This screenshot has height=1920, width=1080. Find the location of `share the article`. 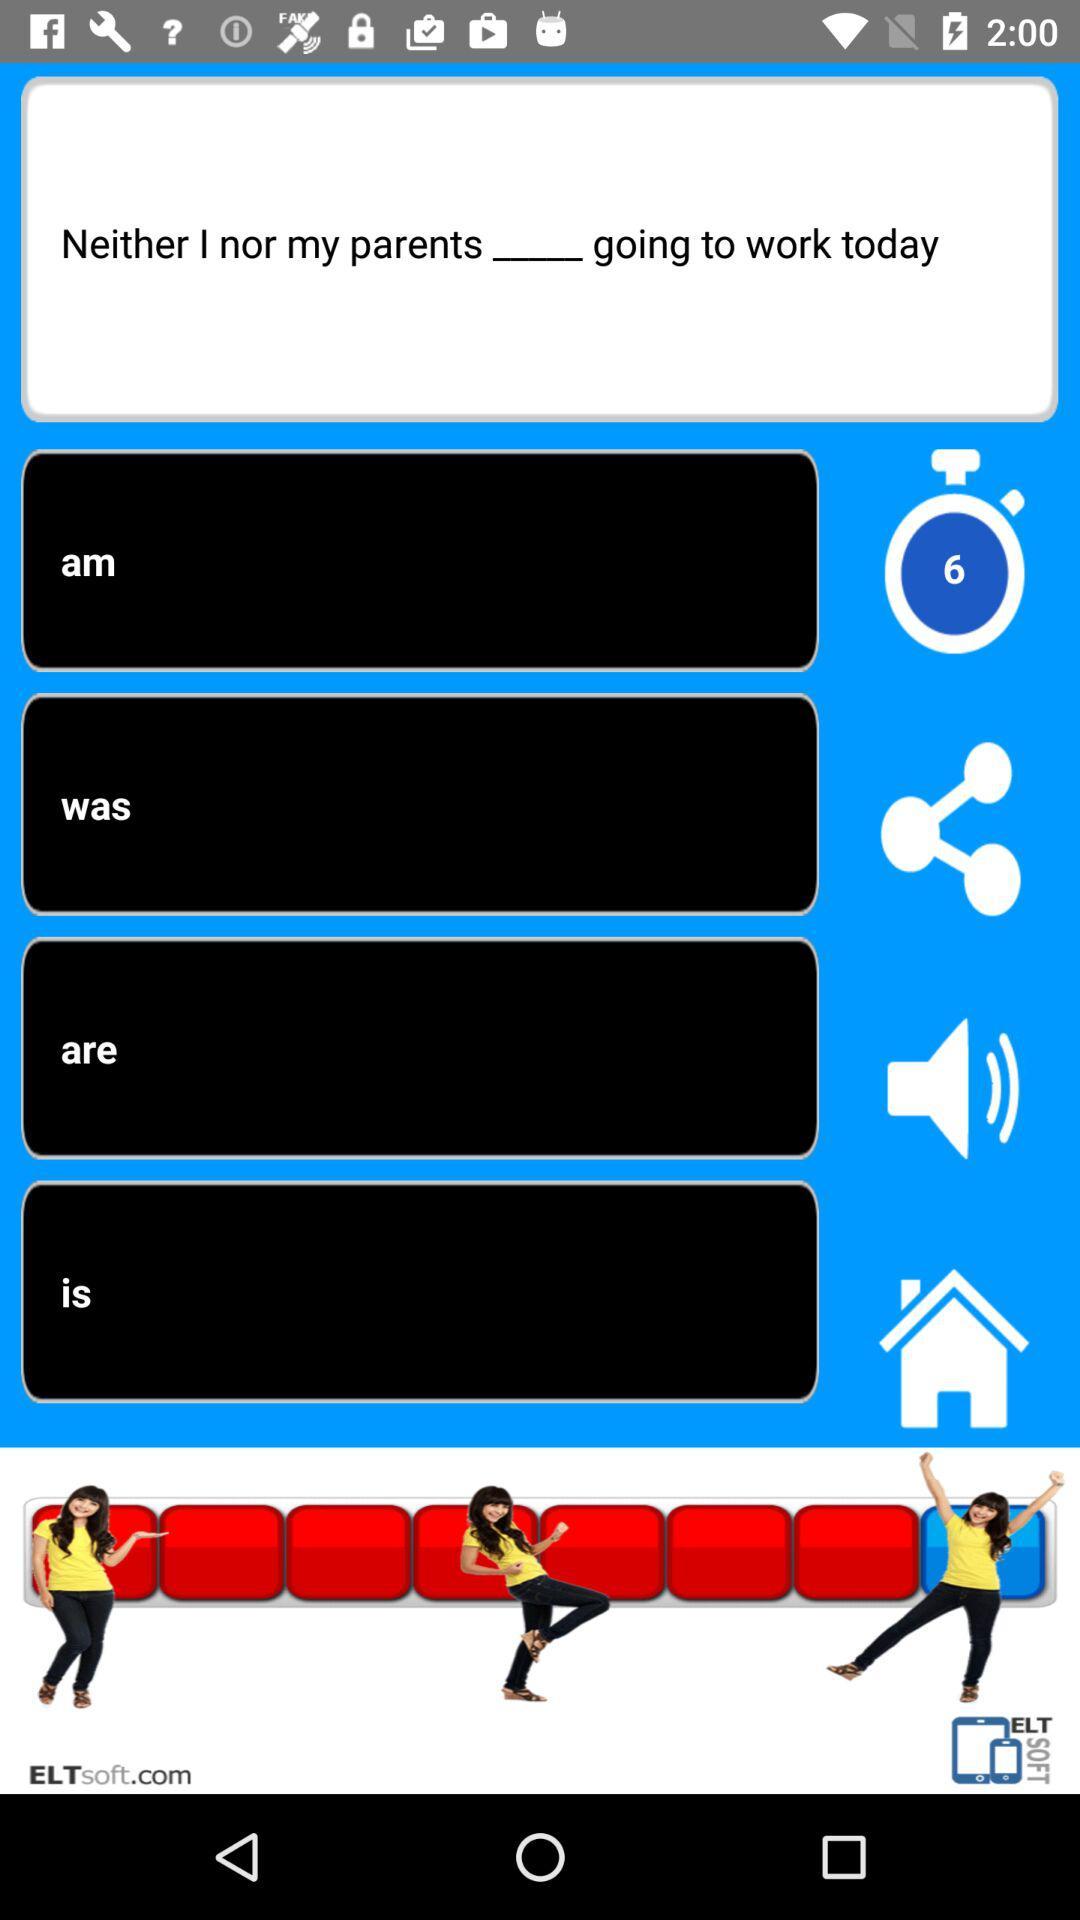

share the article is located at coordinates (952, 827).